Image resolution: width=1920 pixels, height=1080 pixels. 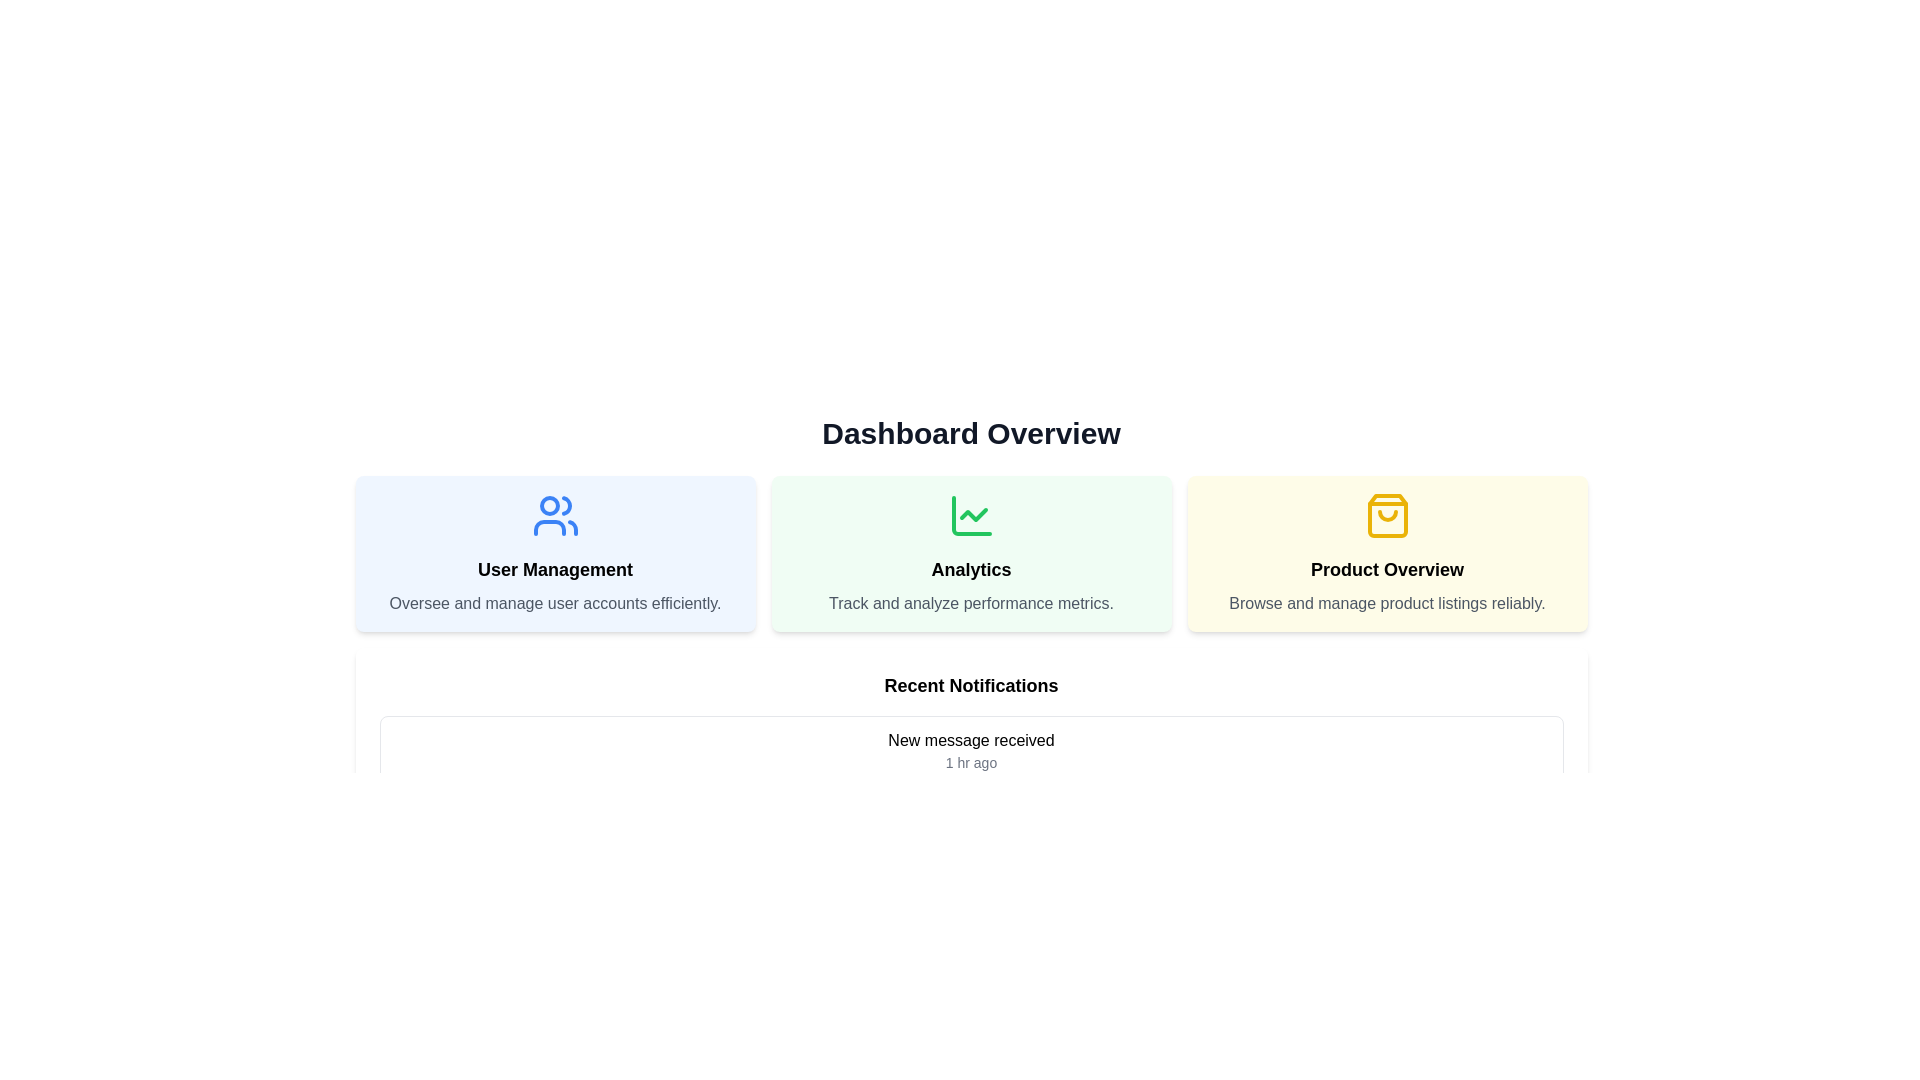 What do you see at coordinates (971, 740) in the screenshot?
I see `message description displayed in the text element that shows 'New message received' within the notification card located in the 'Recent Notifications' section` at bounding box center [971, 740].